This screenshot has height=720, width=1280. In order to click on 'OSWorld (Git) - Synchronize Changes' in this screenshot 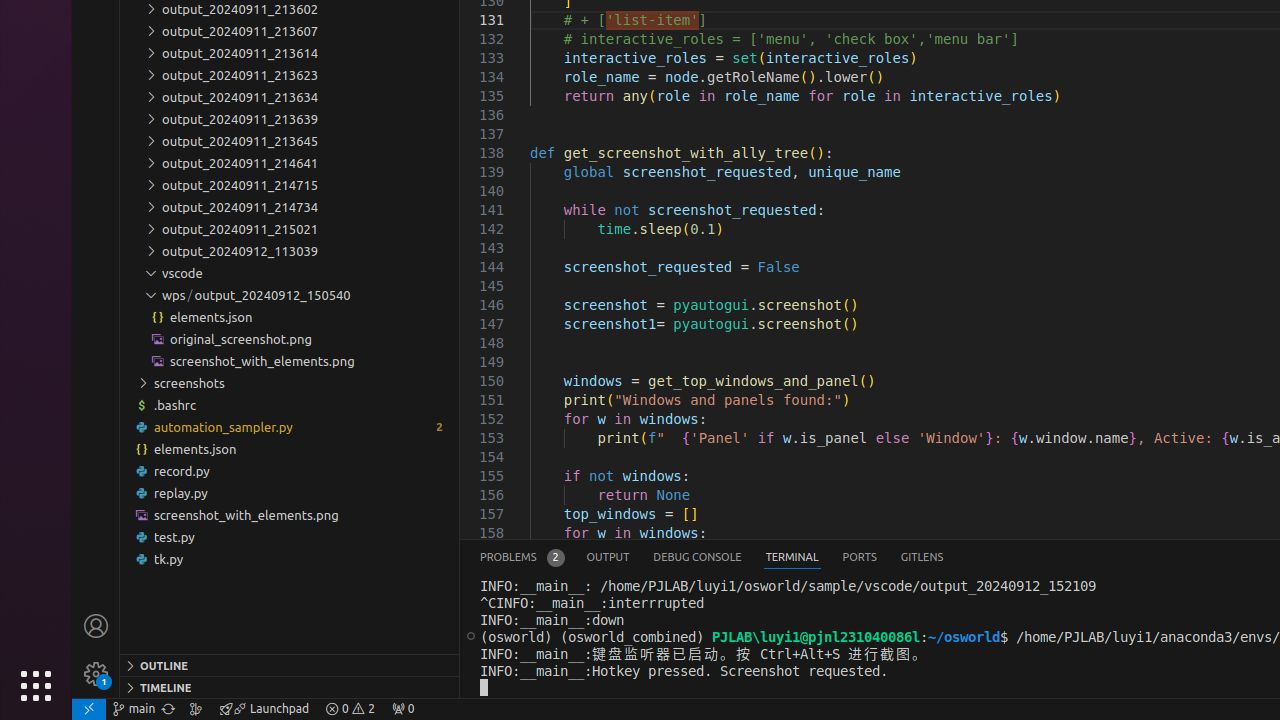, I will do `click(168, 707)`.